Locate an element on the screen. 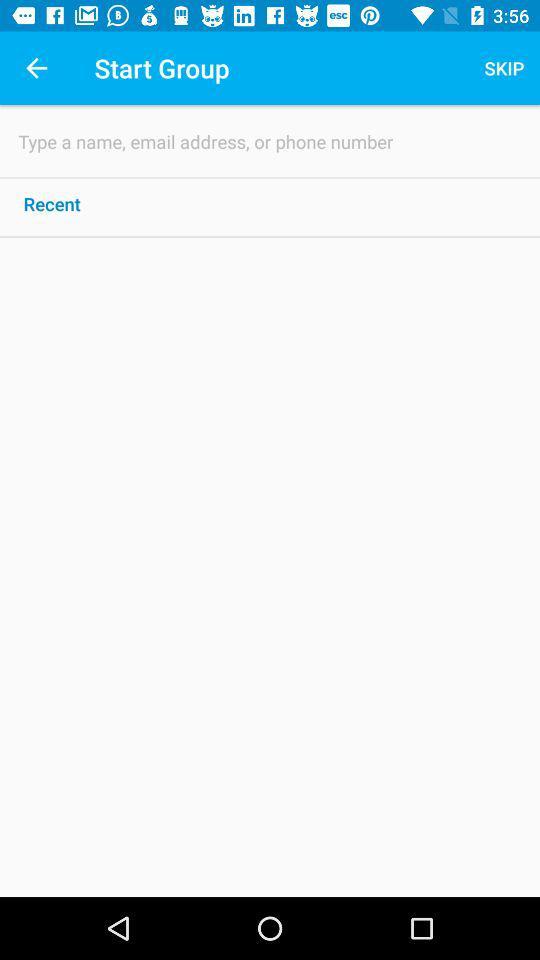 This screenshot has height=960, width=540. app next to the start group app is located at coordinates (503, 68).